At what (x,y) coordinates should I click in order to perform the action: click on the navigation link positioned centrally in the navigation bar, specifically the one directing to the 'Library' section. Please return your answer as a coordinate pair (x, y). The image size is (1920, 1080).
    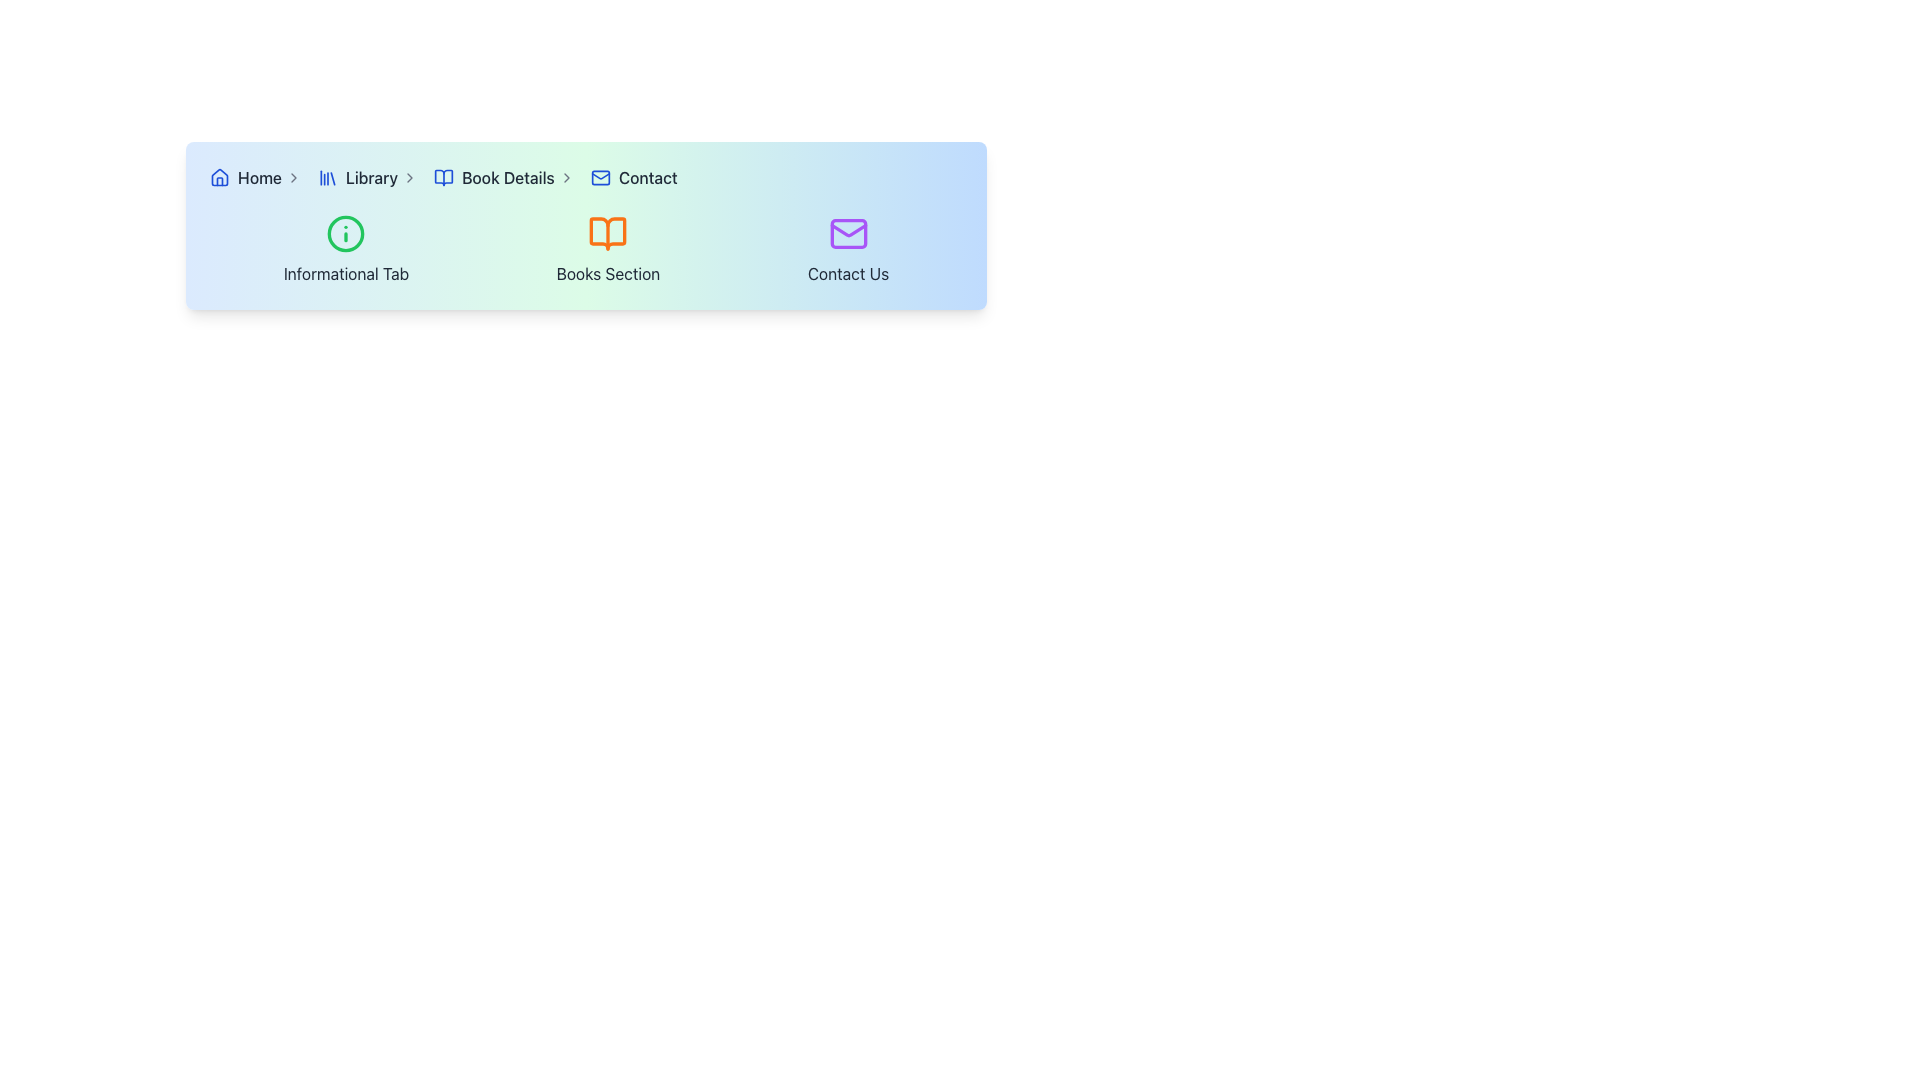
    Looking at the image, I should click on (369, 176).